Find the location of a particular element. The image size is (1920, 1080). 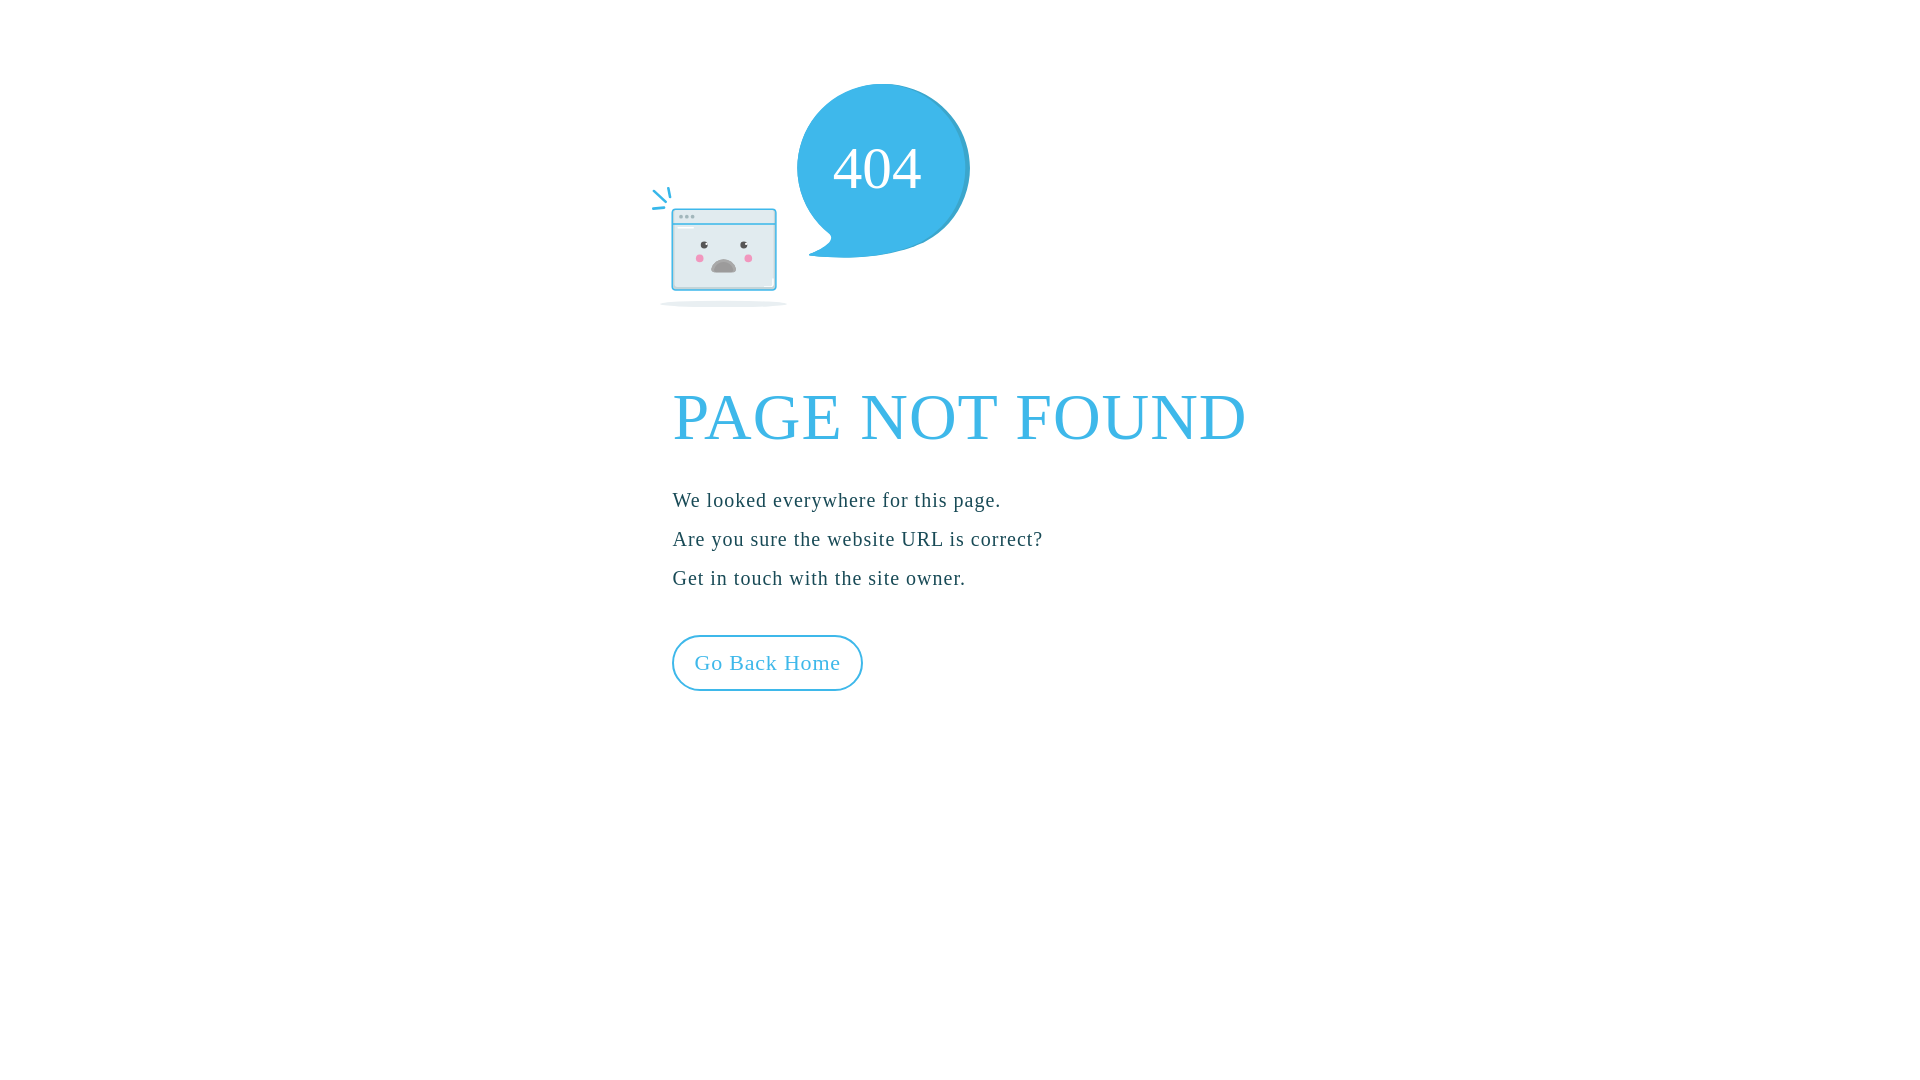

'Go Back Home' is located at coordinates (766, 663).